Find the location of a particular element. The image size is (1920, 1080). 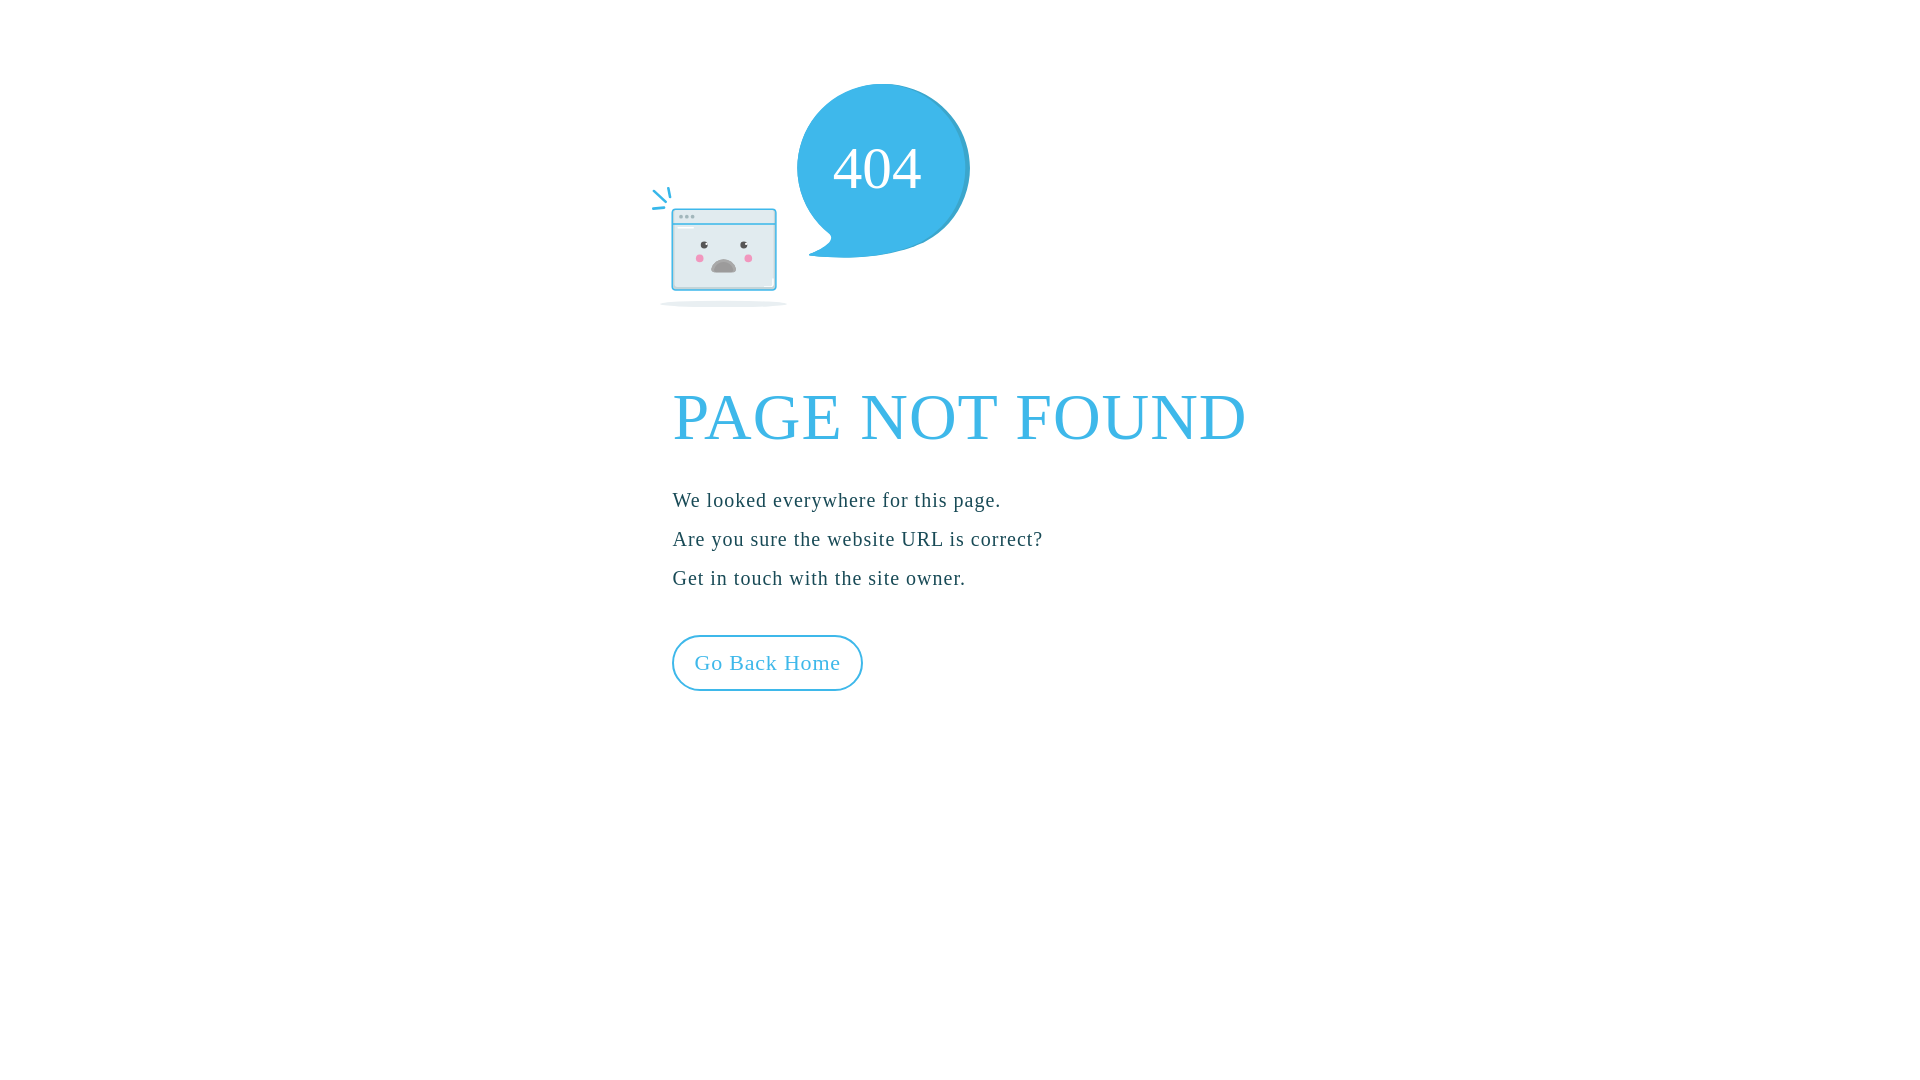

'Go Back Home' is located at coordinates (766, 663).